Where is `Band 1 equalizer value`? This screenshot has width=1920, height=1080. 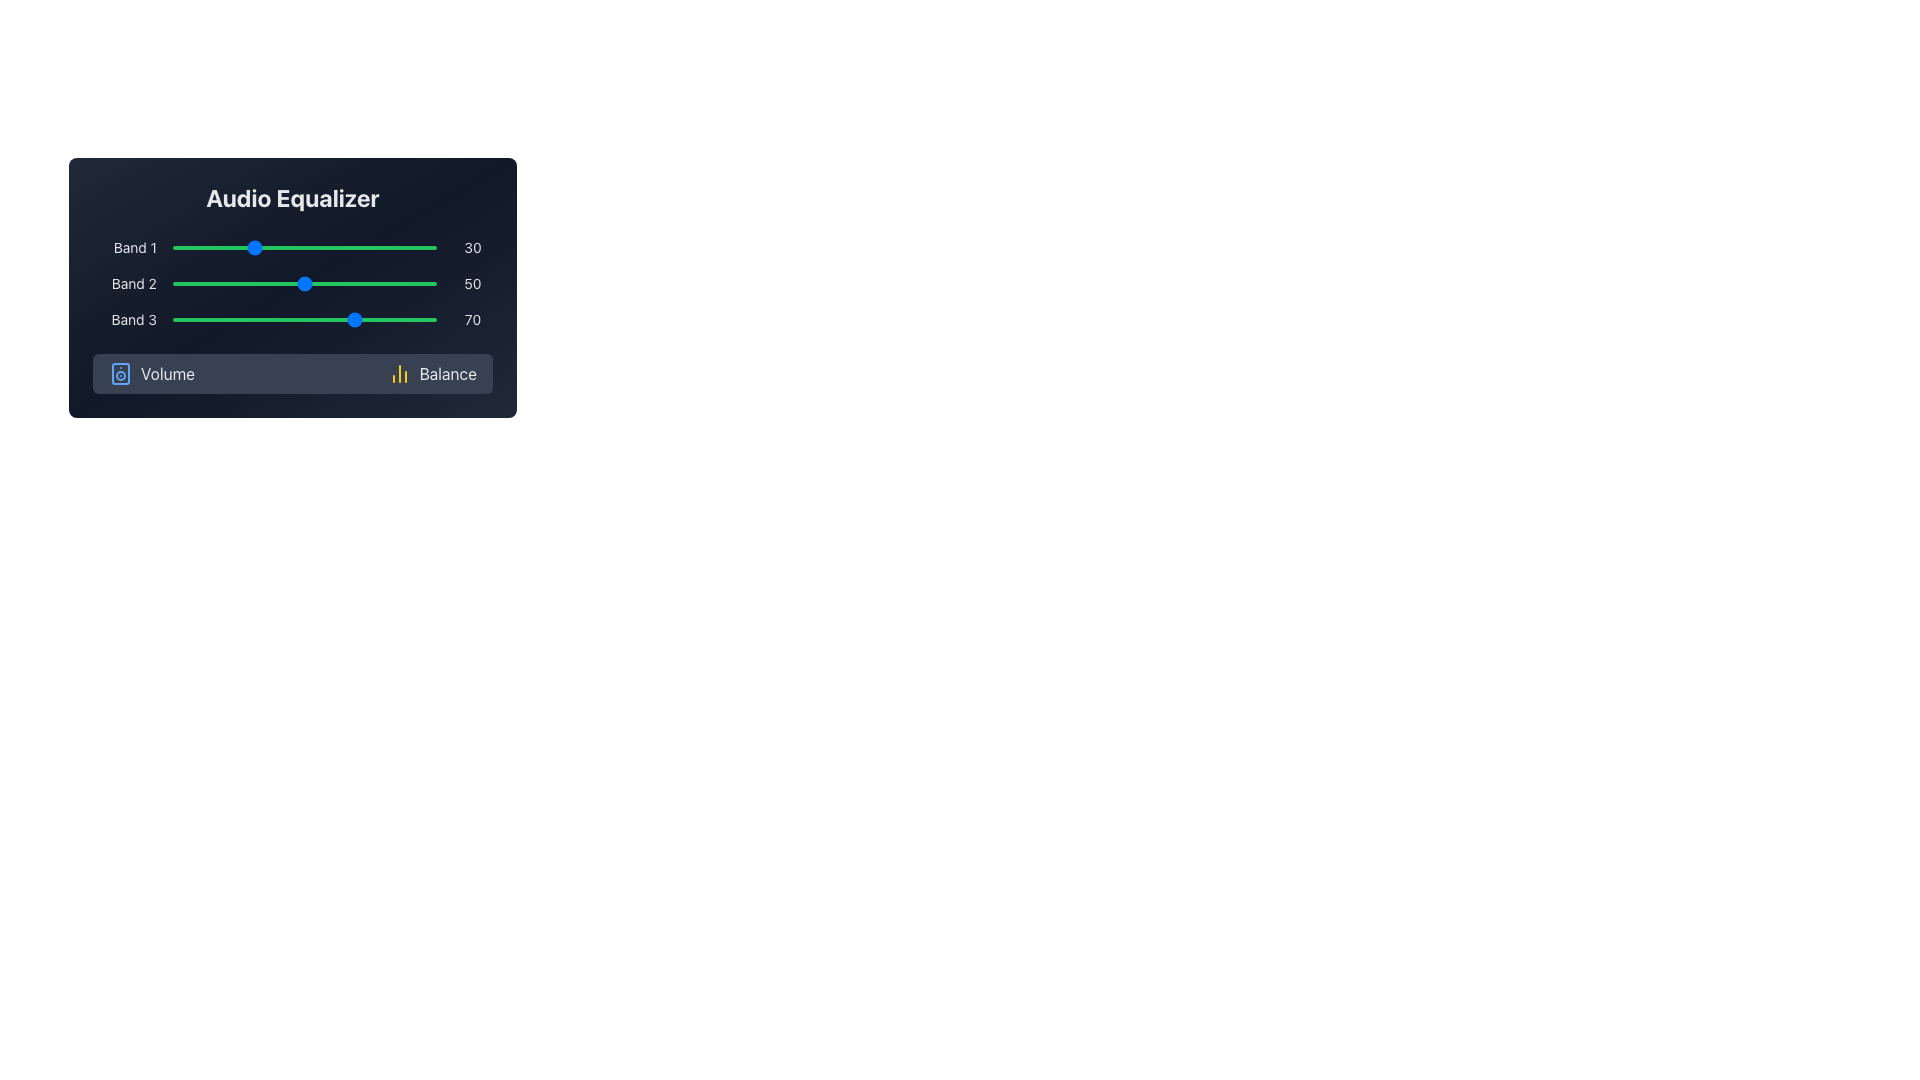 Band 1 equalizer value is located at coordinates (404, 246).